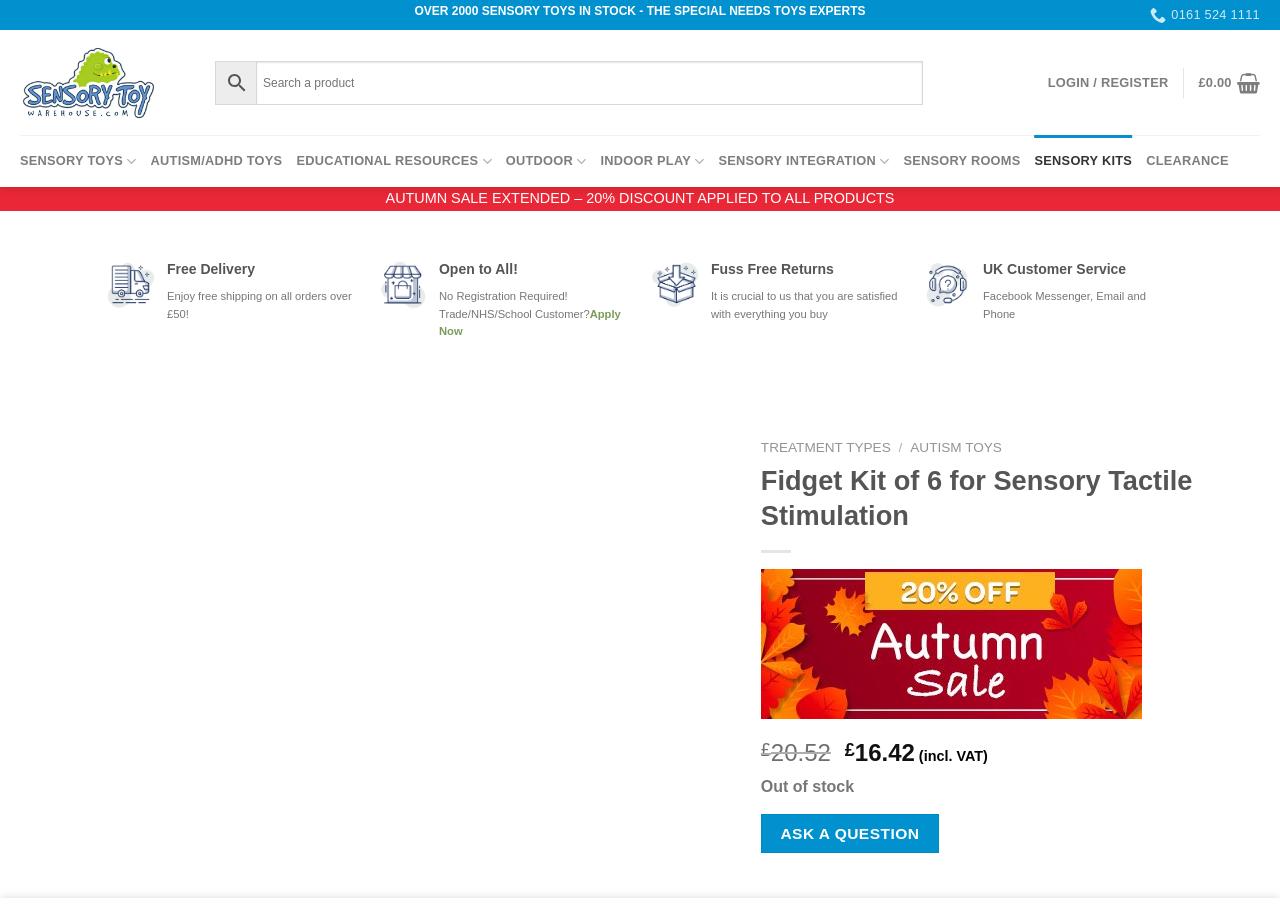 This screenshot has height=905, width=1280. What do you see at coordinates (795, 160) in the screenshot?
I see `'Sensory Integration'` at bounding box center [795, 160].